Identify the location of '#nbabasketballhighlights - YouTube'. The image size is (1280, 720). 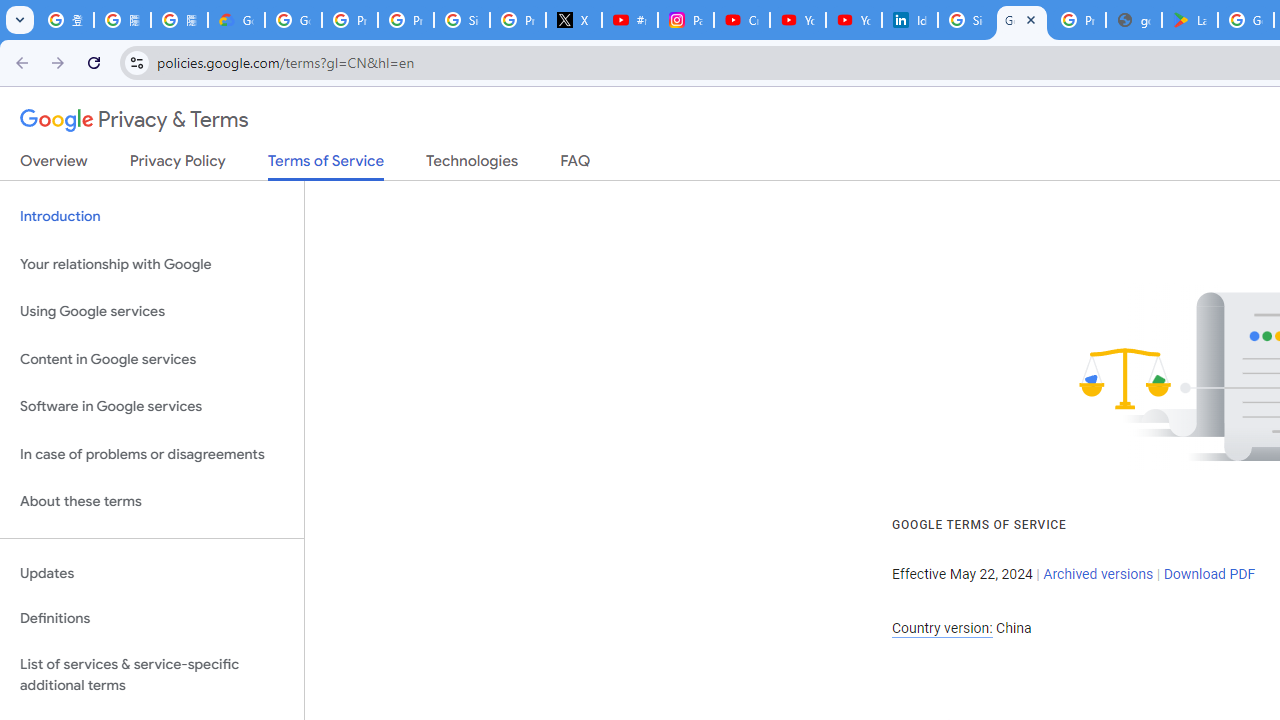
(628, 20).